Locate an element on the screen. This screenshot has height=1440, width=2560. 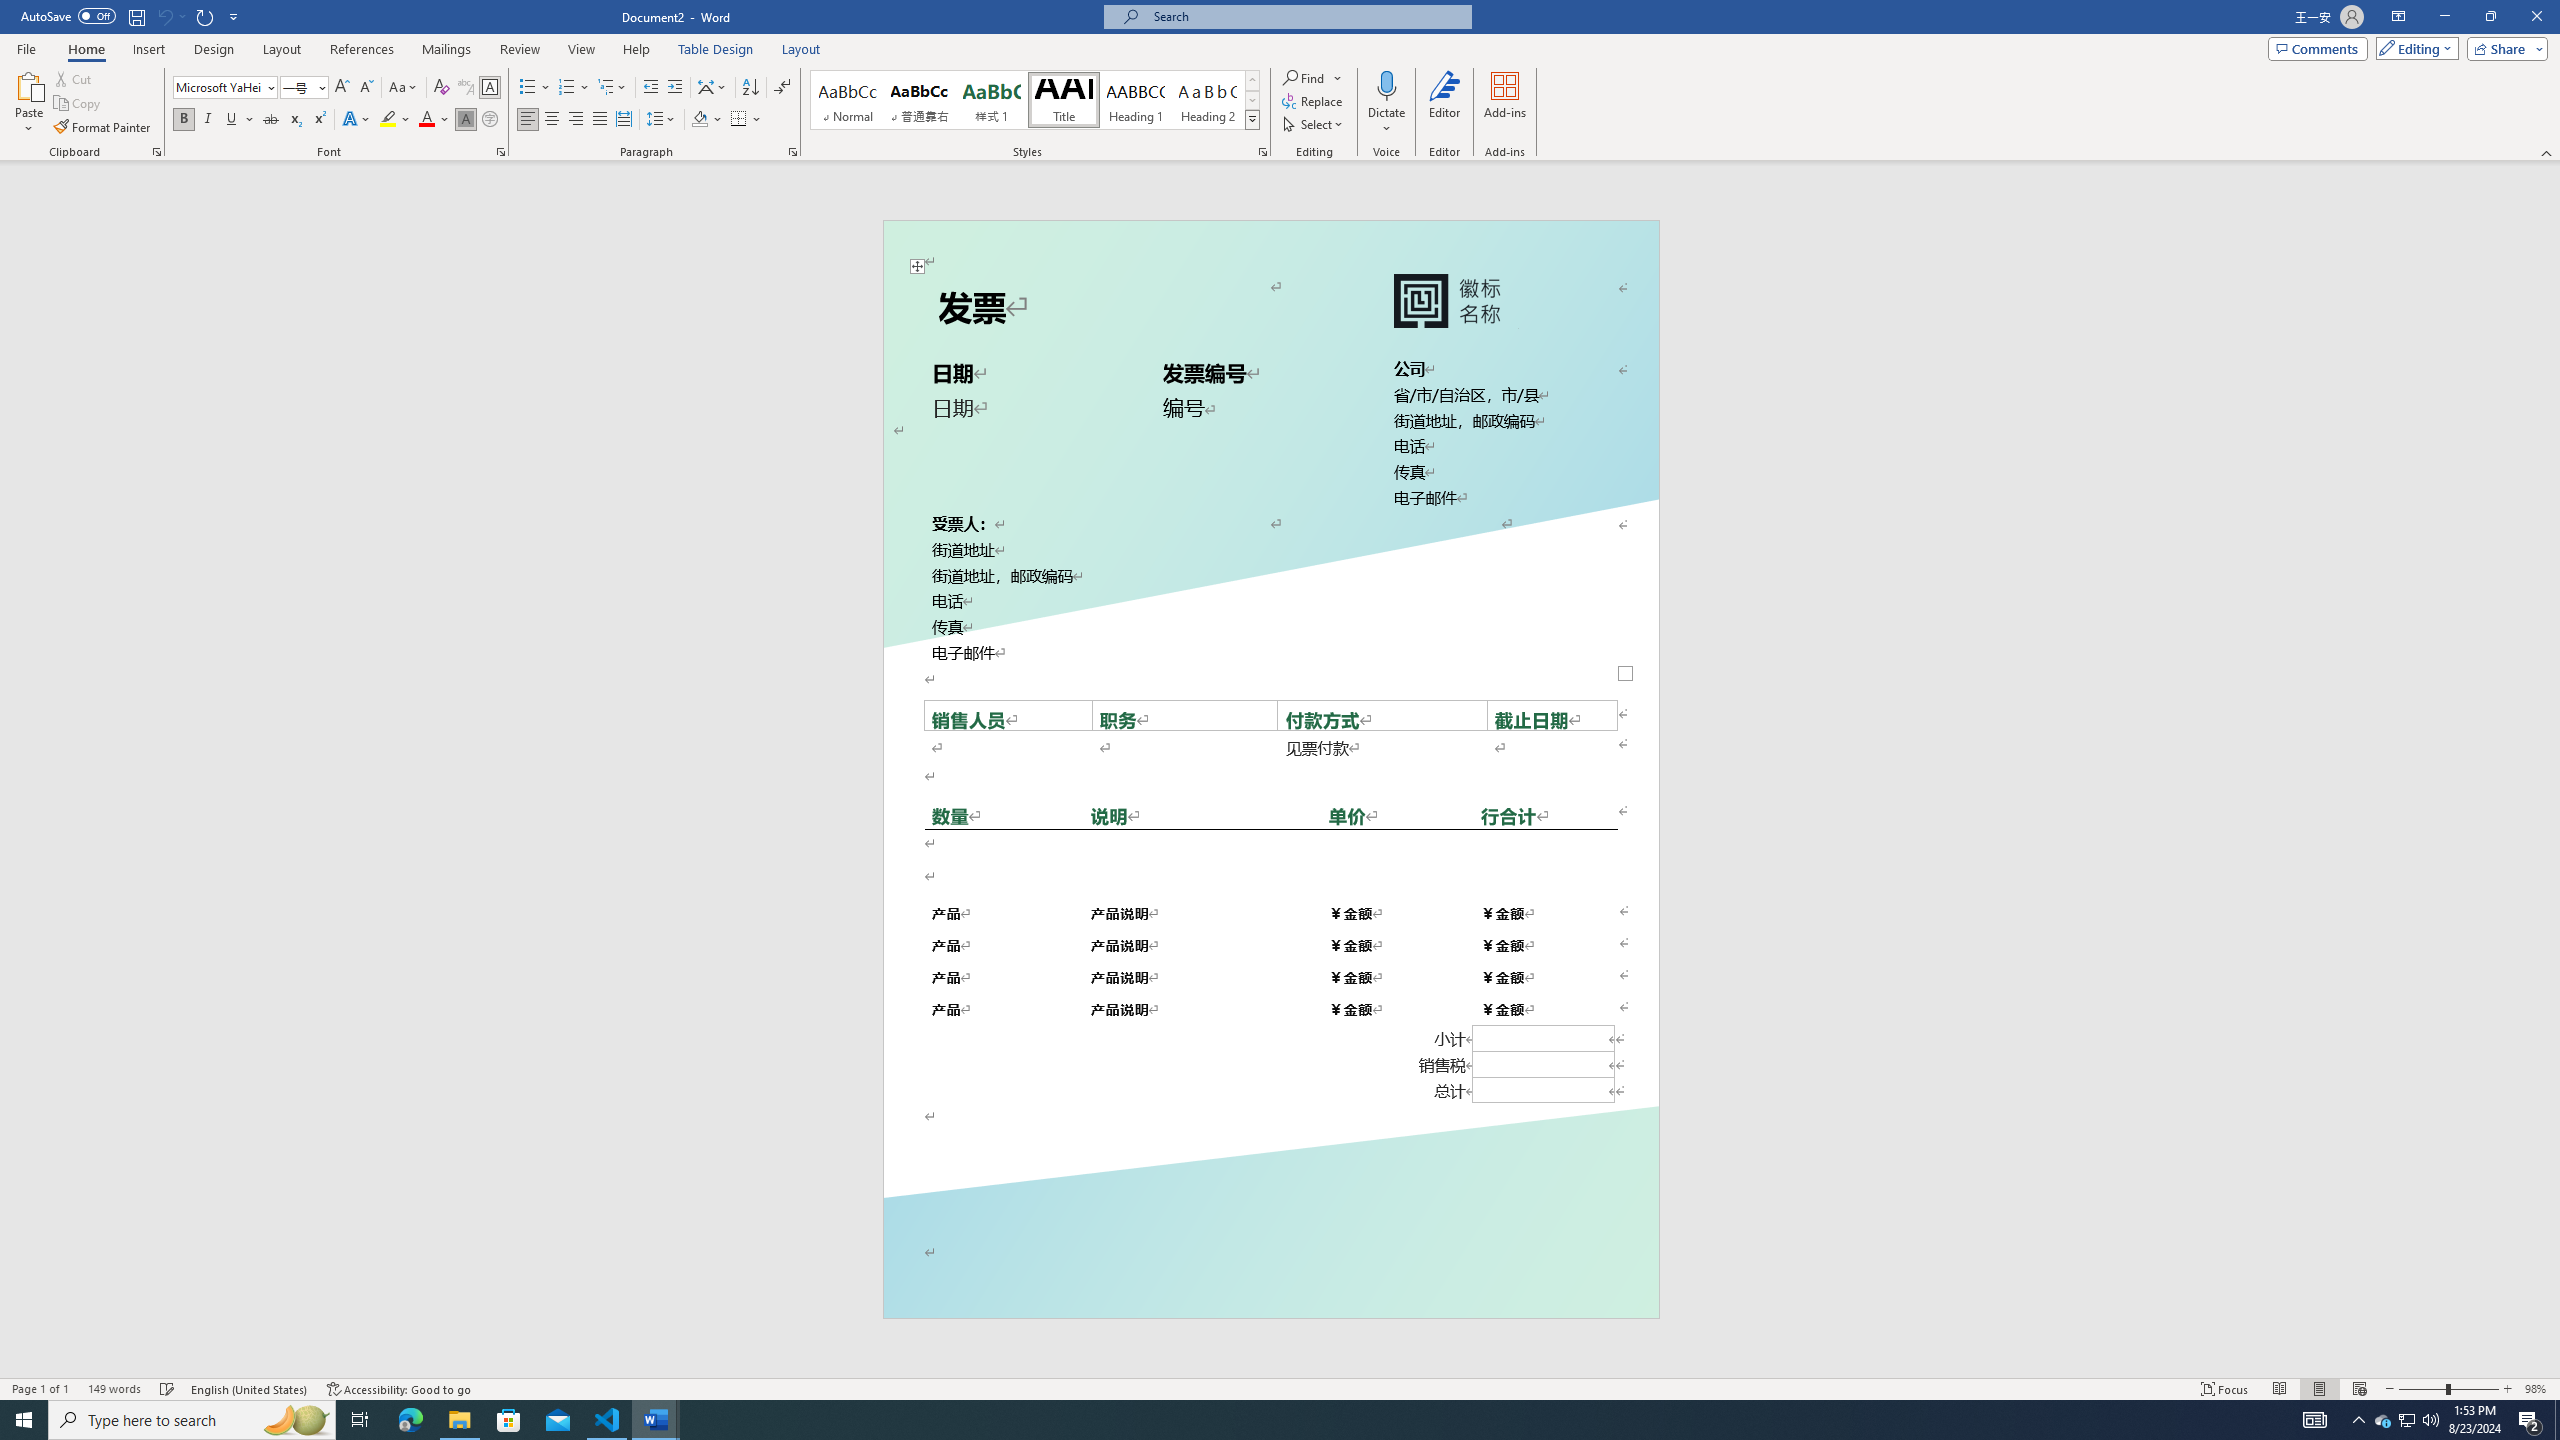
'Sort...' is located at coordinates (750, 87).